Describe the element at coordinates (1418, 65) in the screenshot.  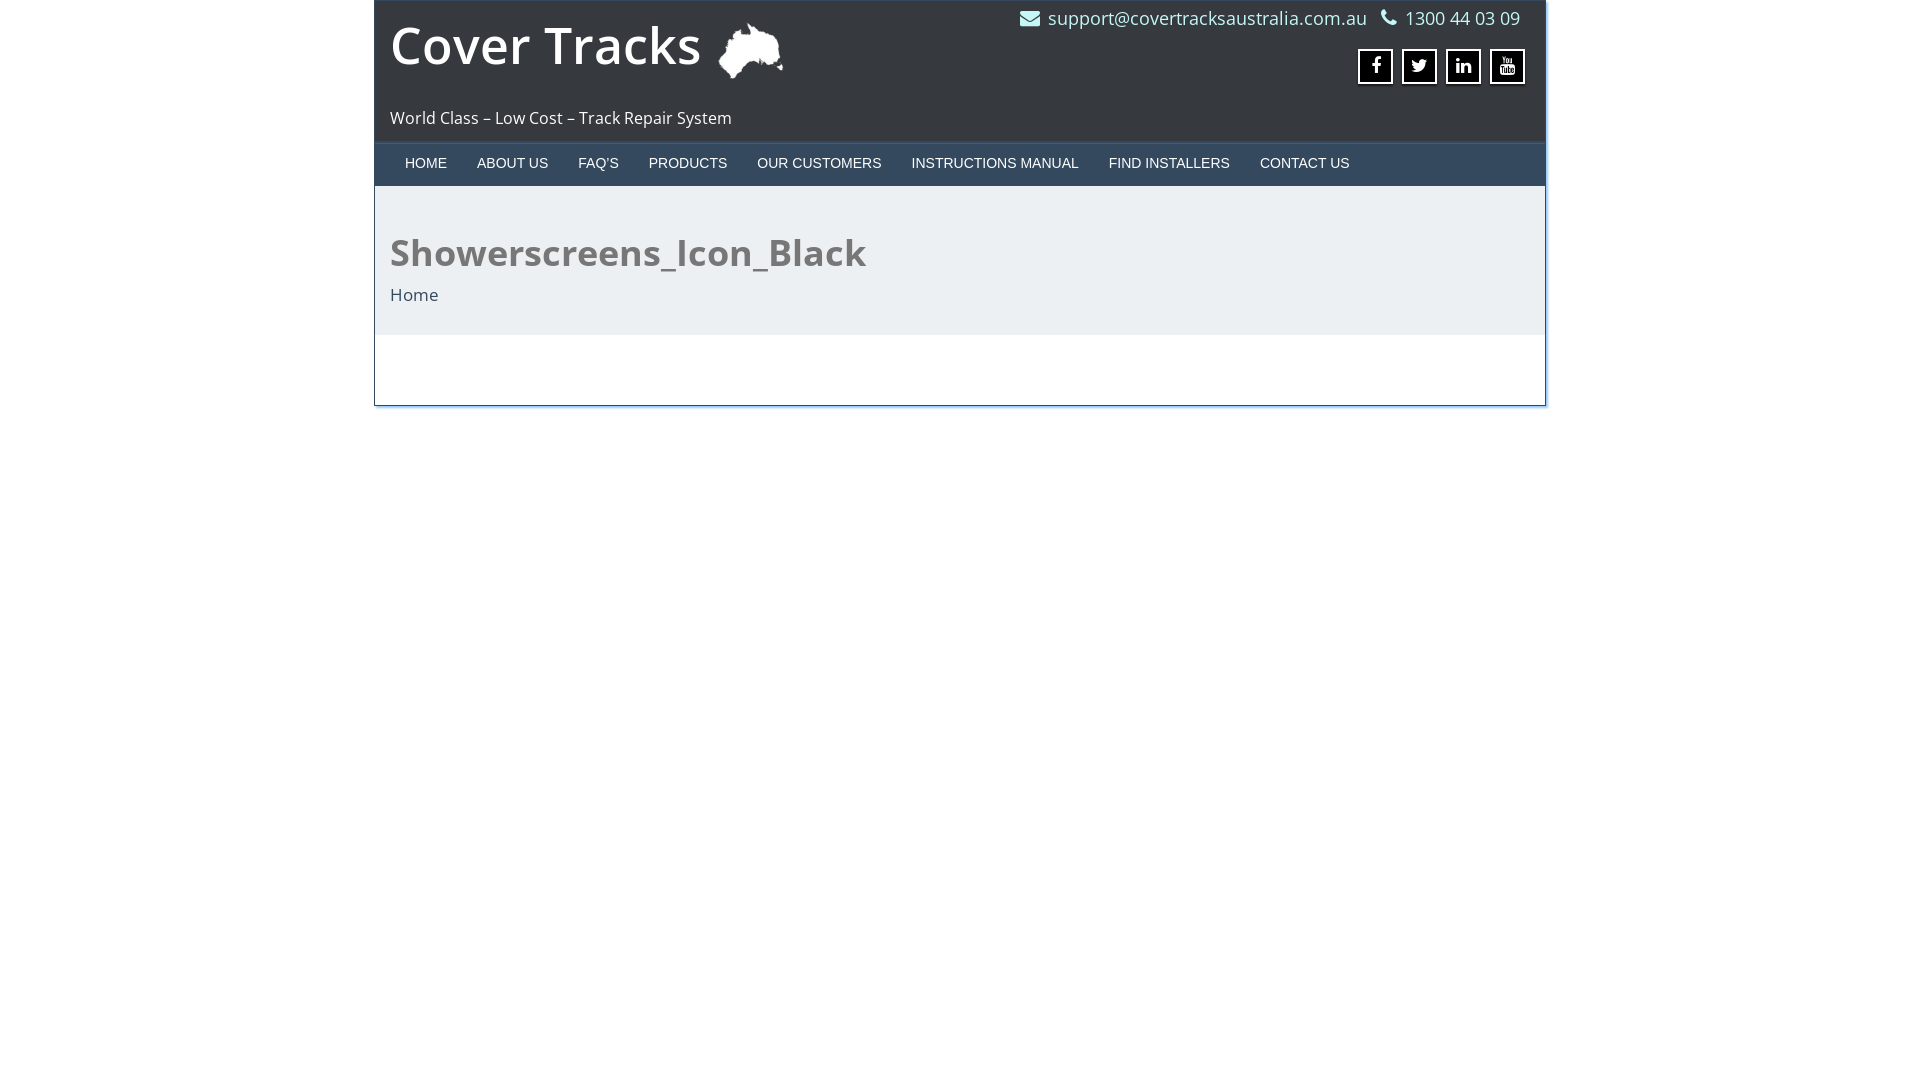
I see `'Twiiter'` at that location.